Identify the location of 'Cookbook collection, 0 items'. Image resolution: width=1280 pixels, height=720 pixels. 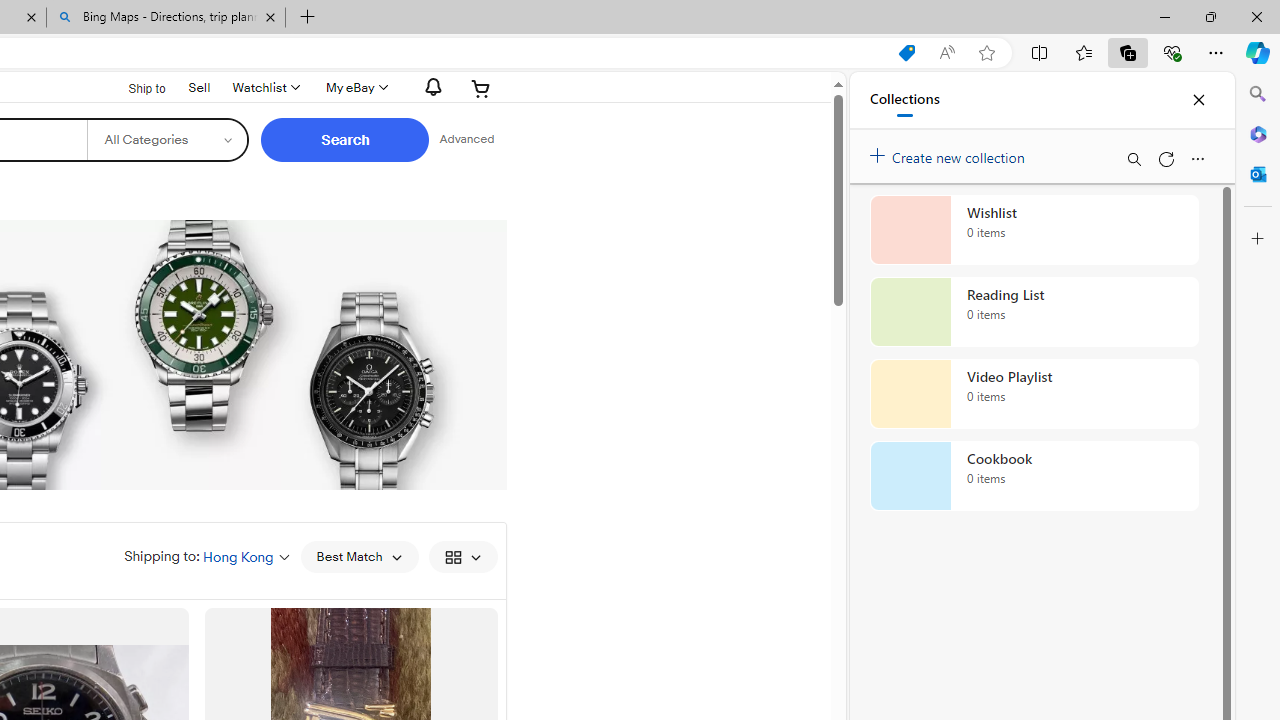
(1034, 475).